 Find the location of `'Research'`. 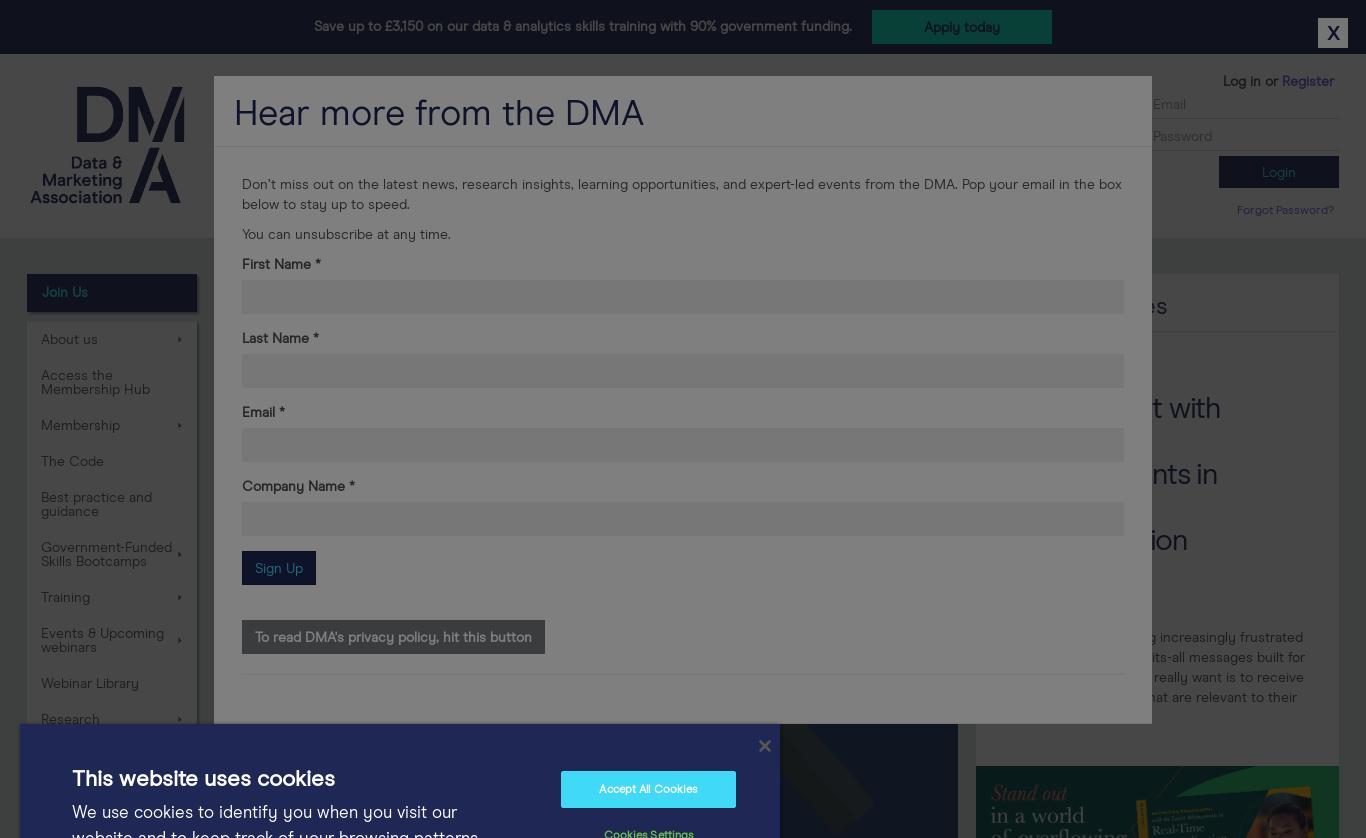

'Research' is located at coordinates (70, 719).